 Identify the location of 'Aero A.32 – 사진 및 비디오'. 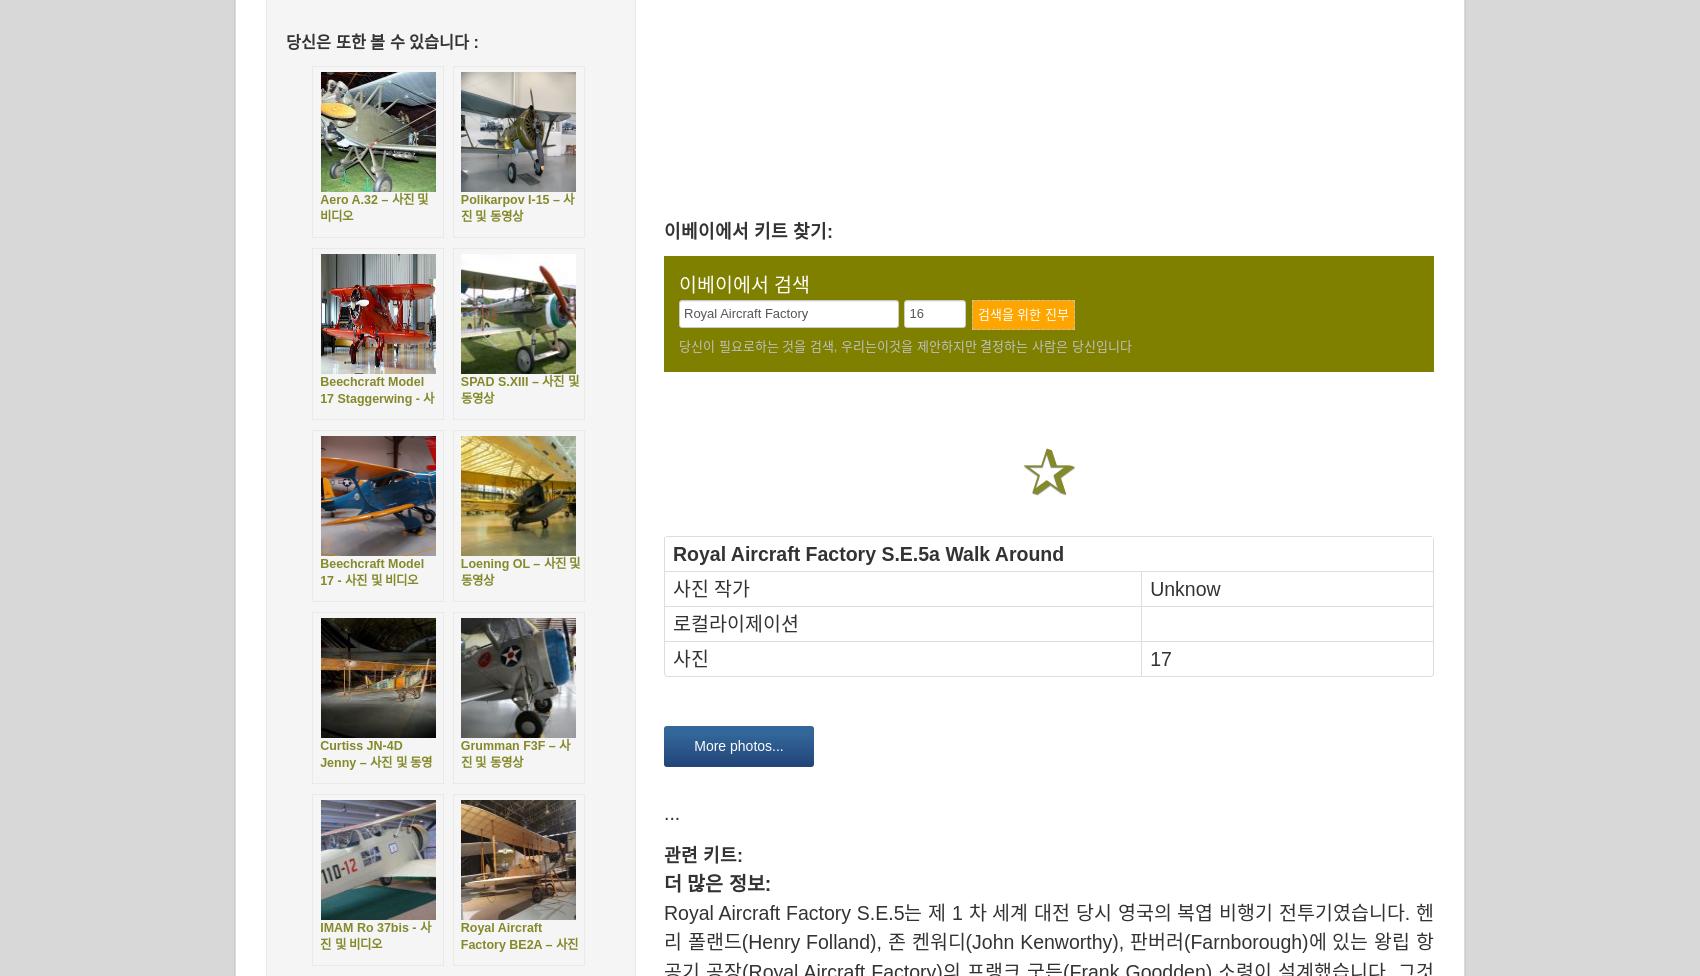
(373, 207).